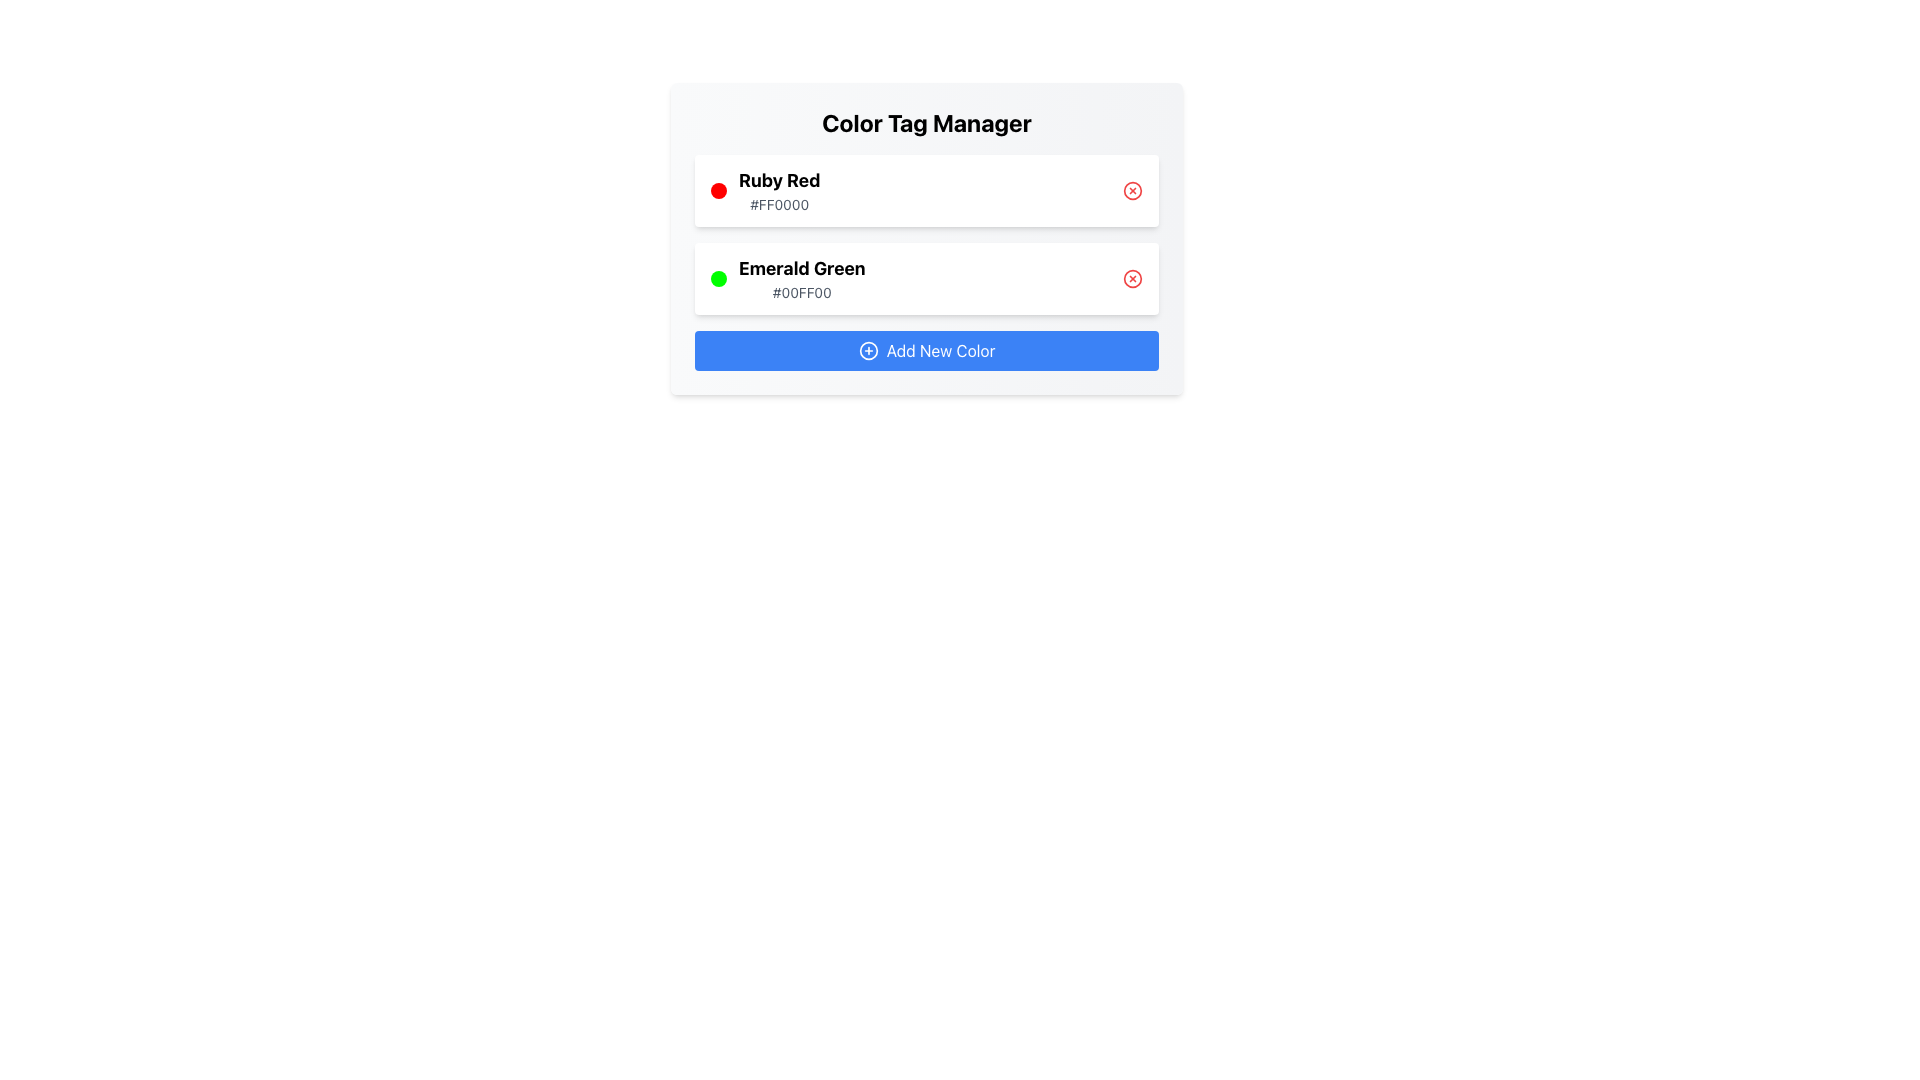 The image size is (1920, 1080). Describe the element at coordinates (868, 350) in the screenshot. I see `the icon symbolizing the addition of a new item within the 'Add New Color' button` at that location.